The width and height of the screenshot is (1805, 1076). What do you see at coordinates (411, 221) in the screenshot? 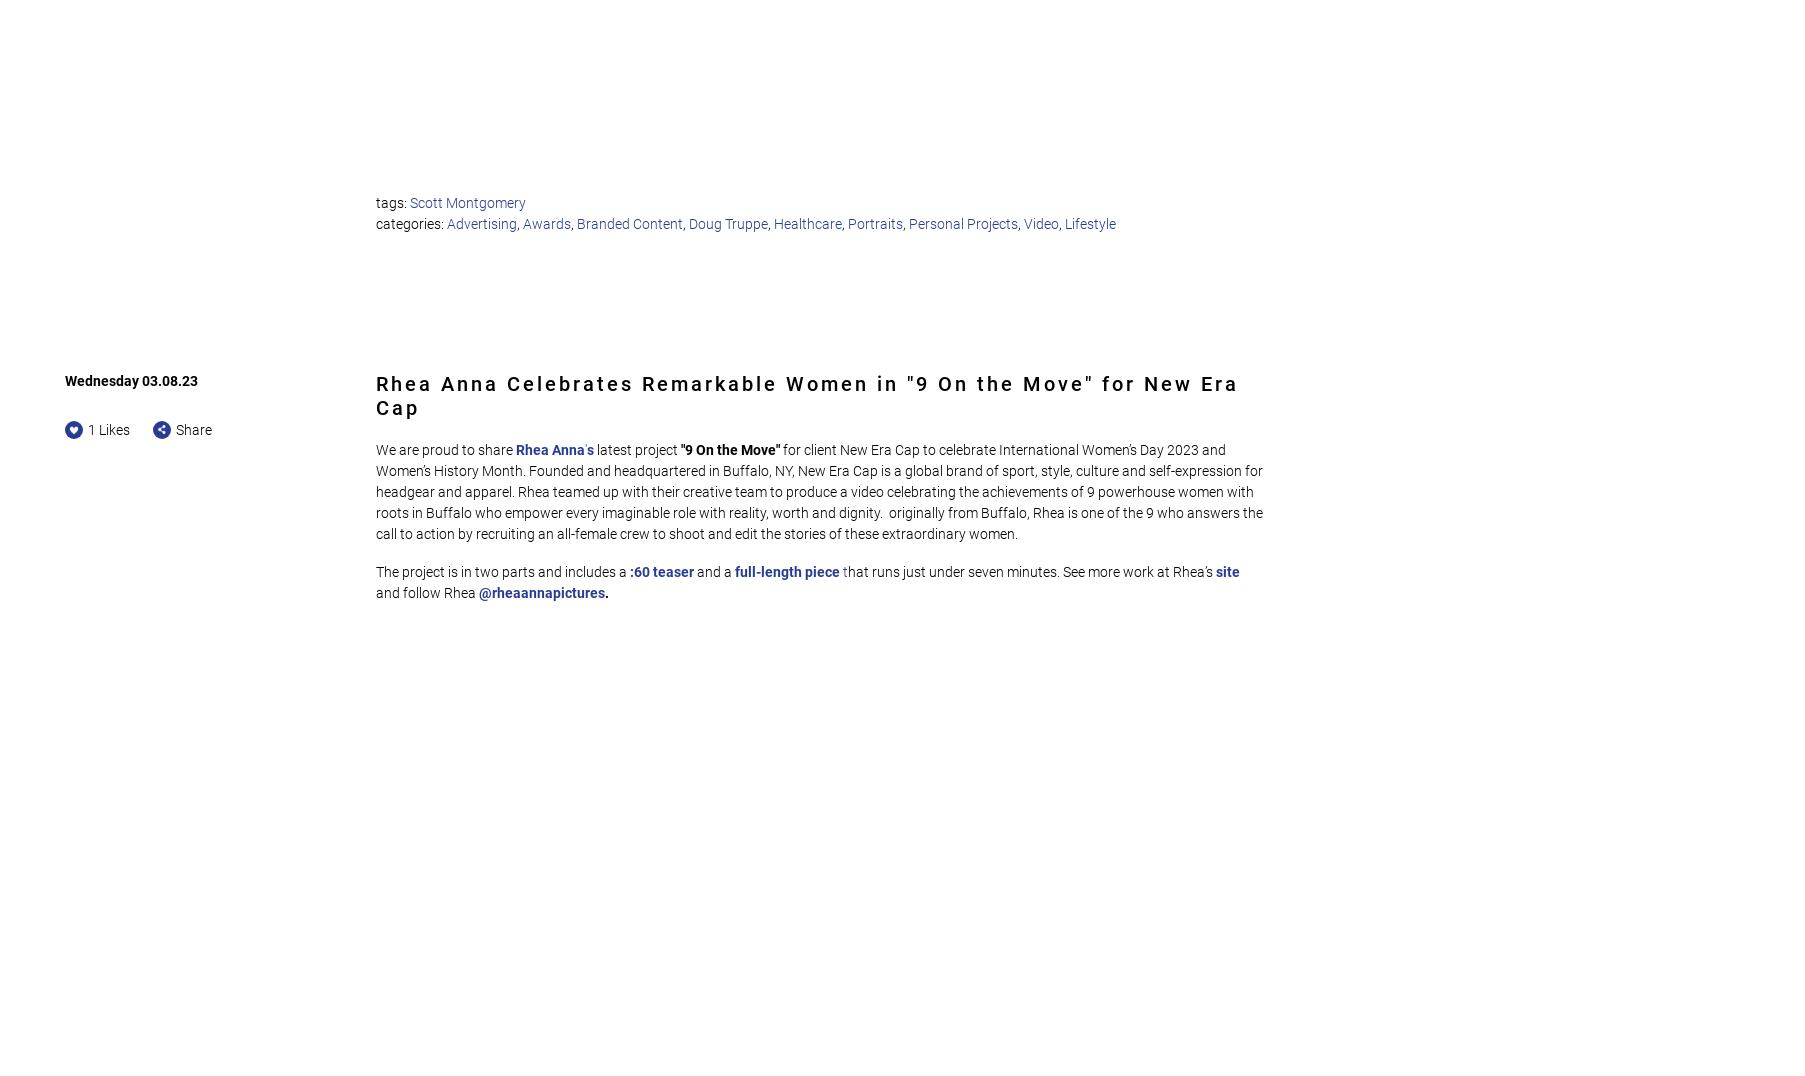
I see `'categories:'` at bounding box center [411, 221].